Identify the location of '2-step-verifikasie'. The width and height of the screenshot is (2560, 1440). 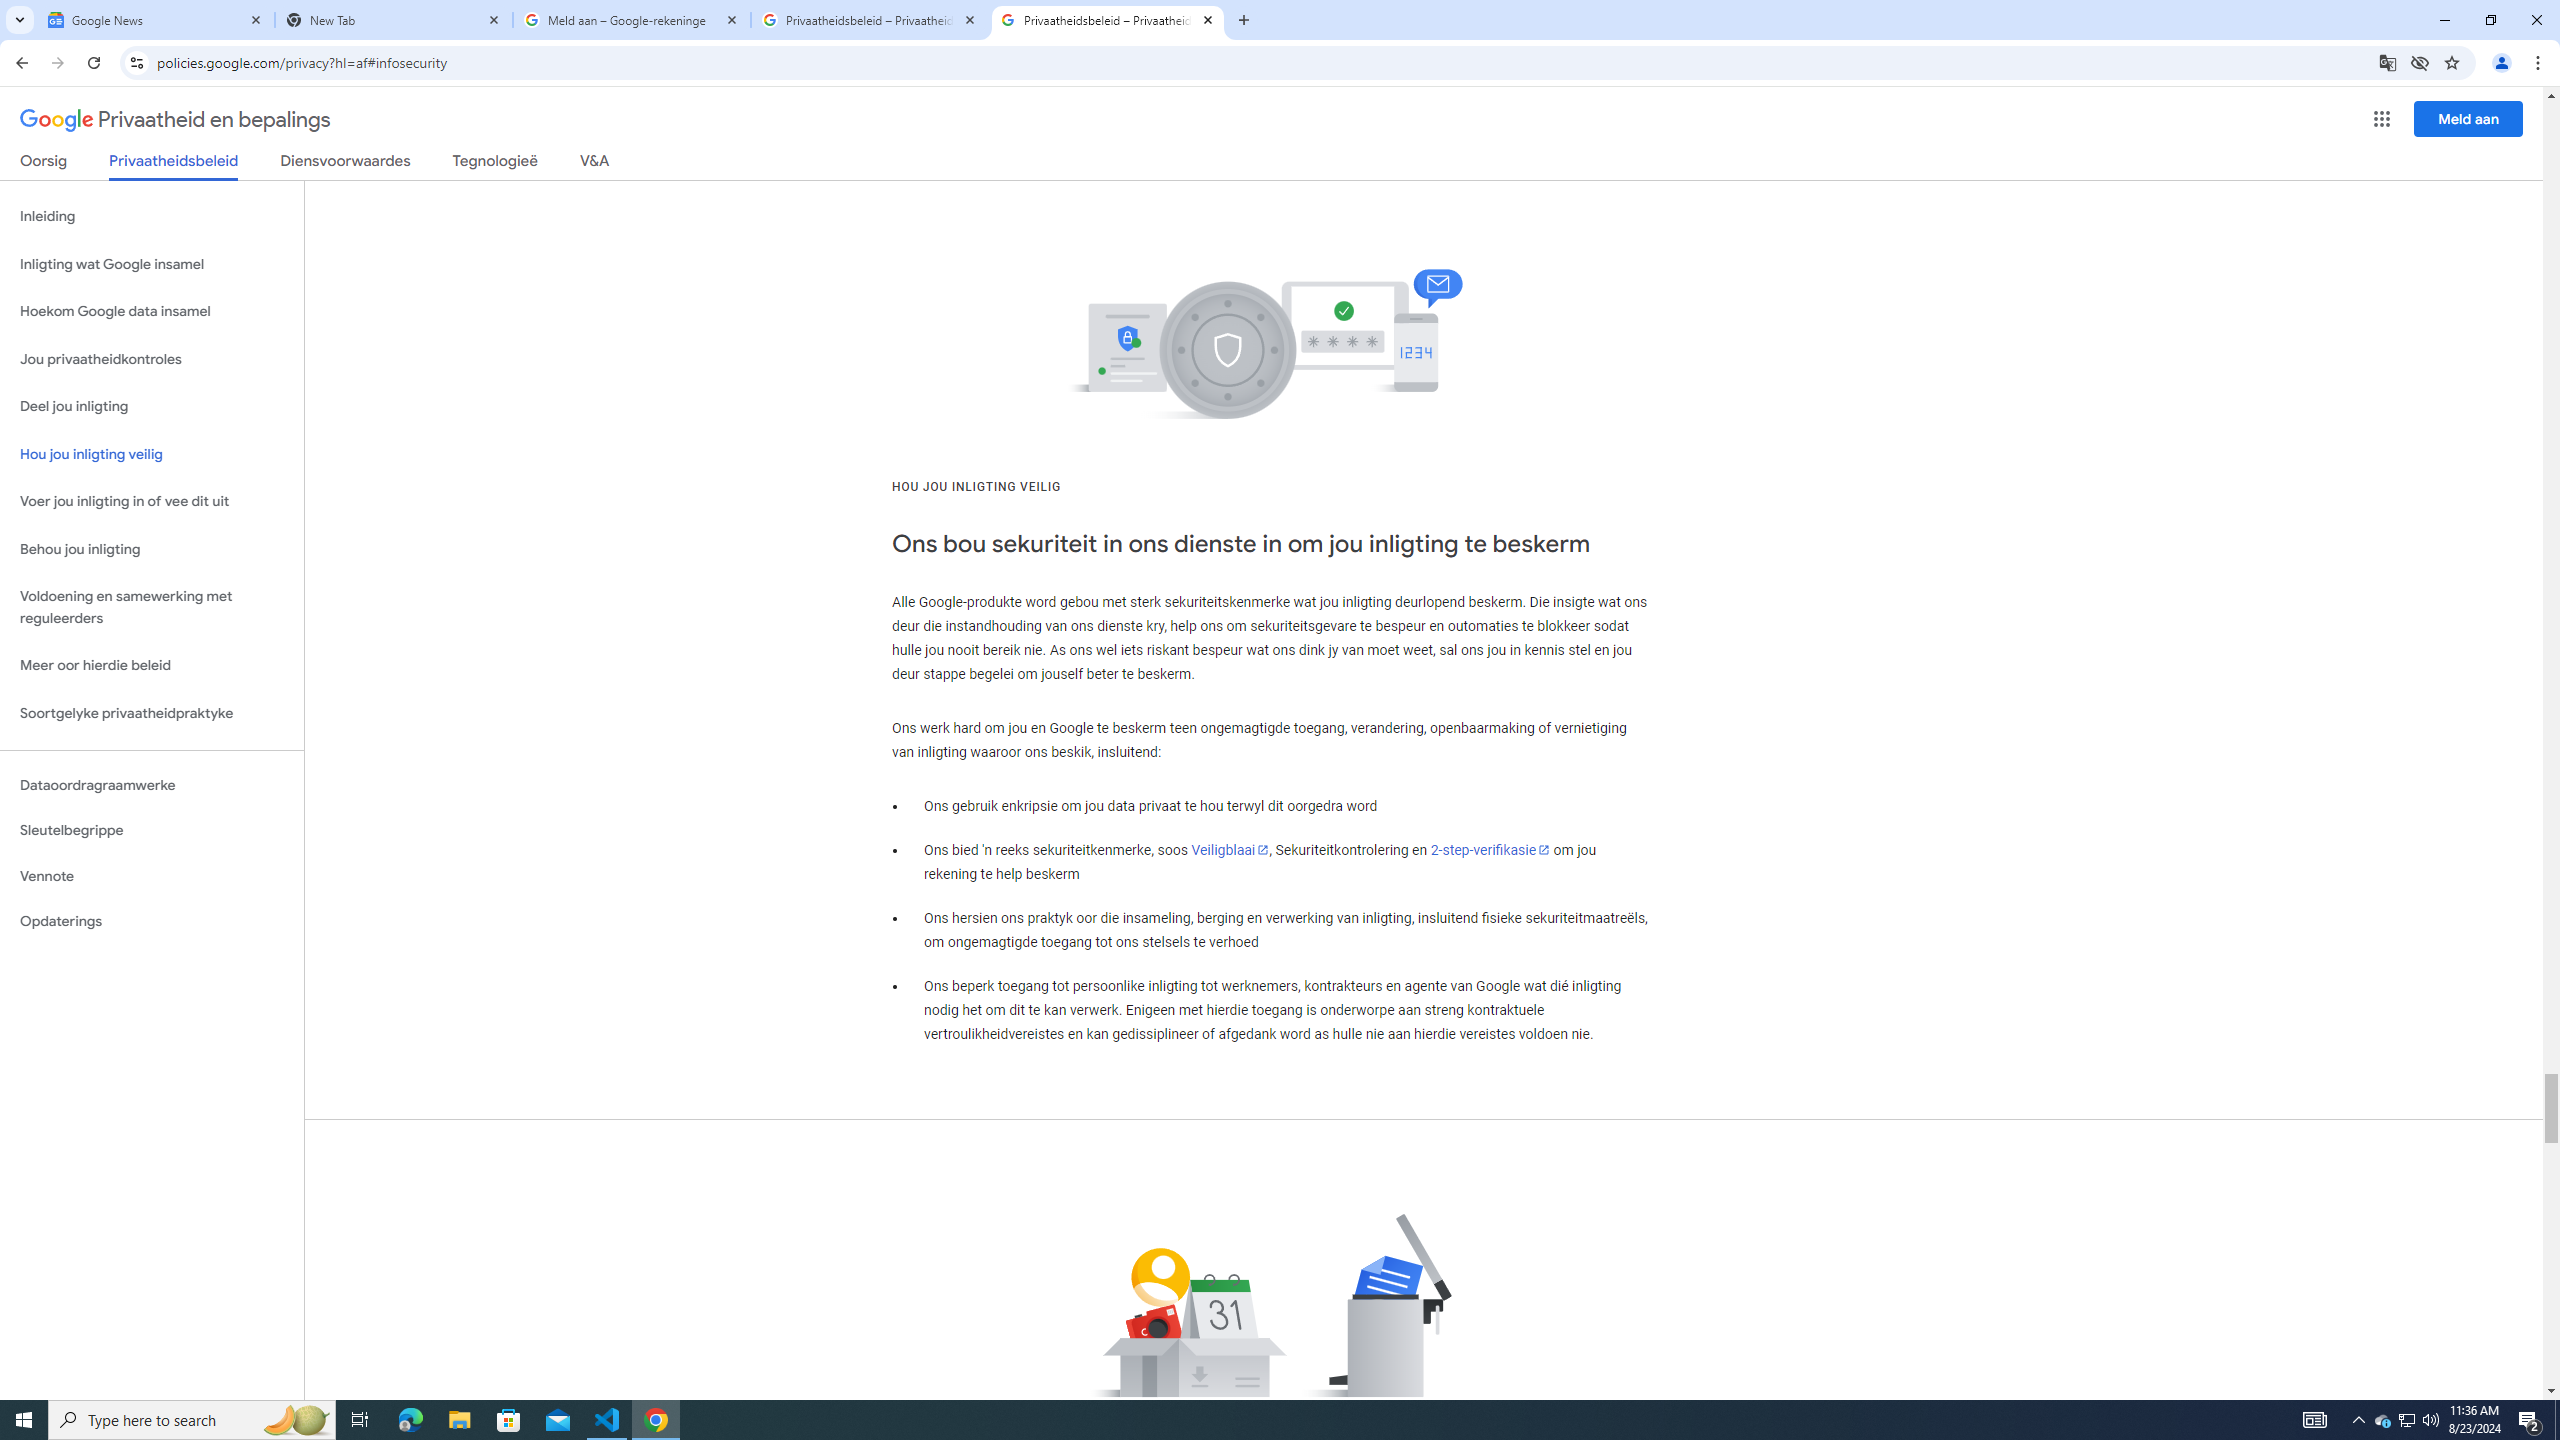
(1491, 850).